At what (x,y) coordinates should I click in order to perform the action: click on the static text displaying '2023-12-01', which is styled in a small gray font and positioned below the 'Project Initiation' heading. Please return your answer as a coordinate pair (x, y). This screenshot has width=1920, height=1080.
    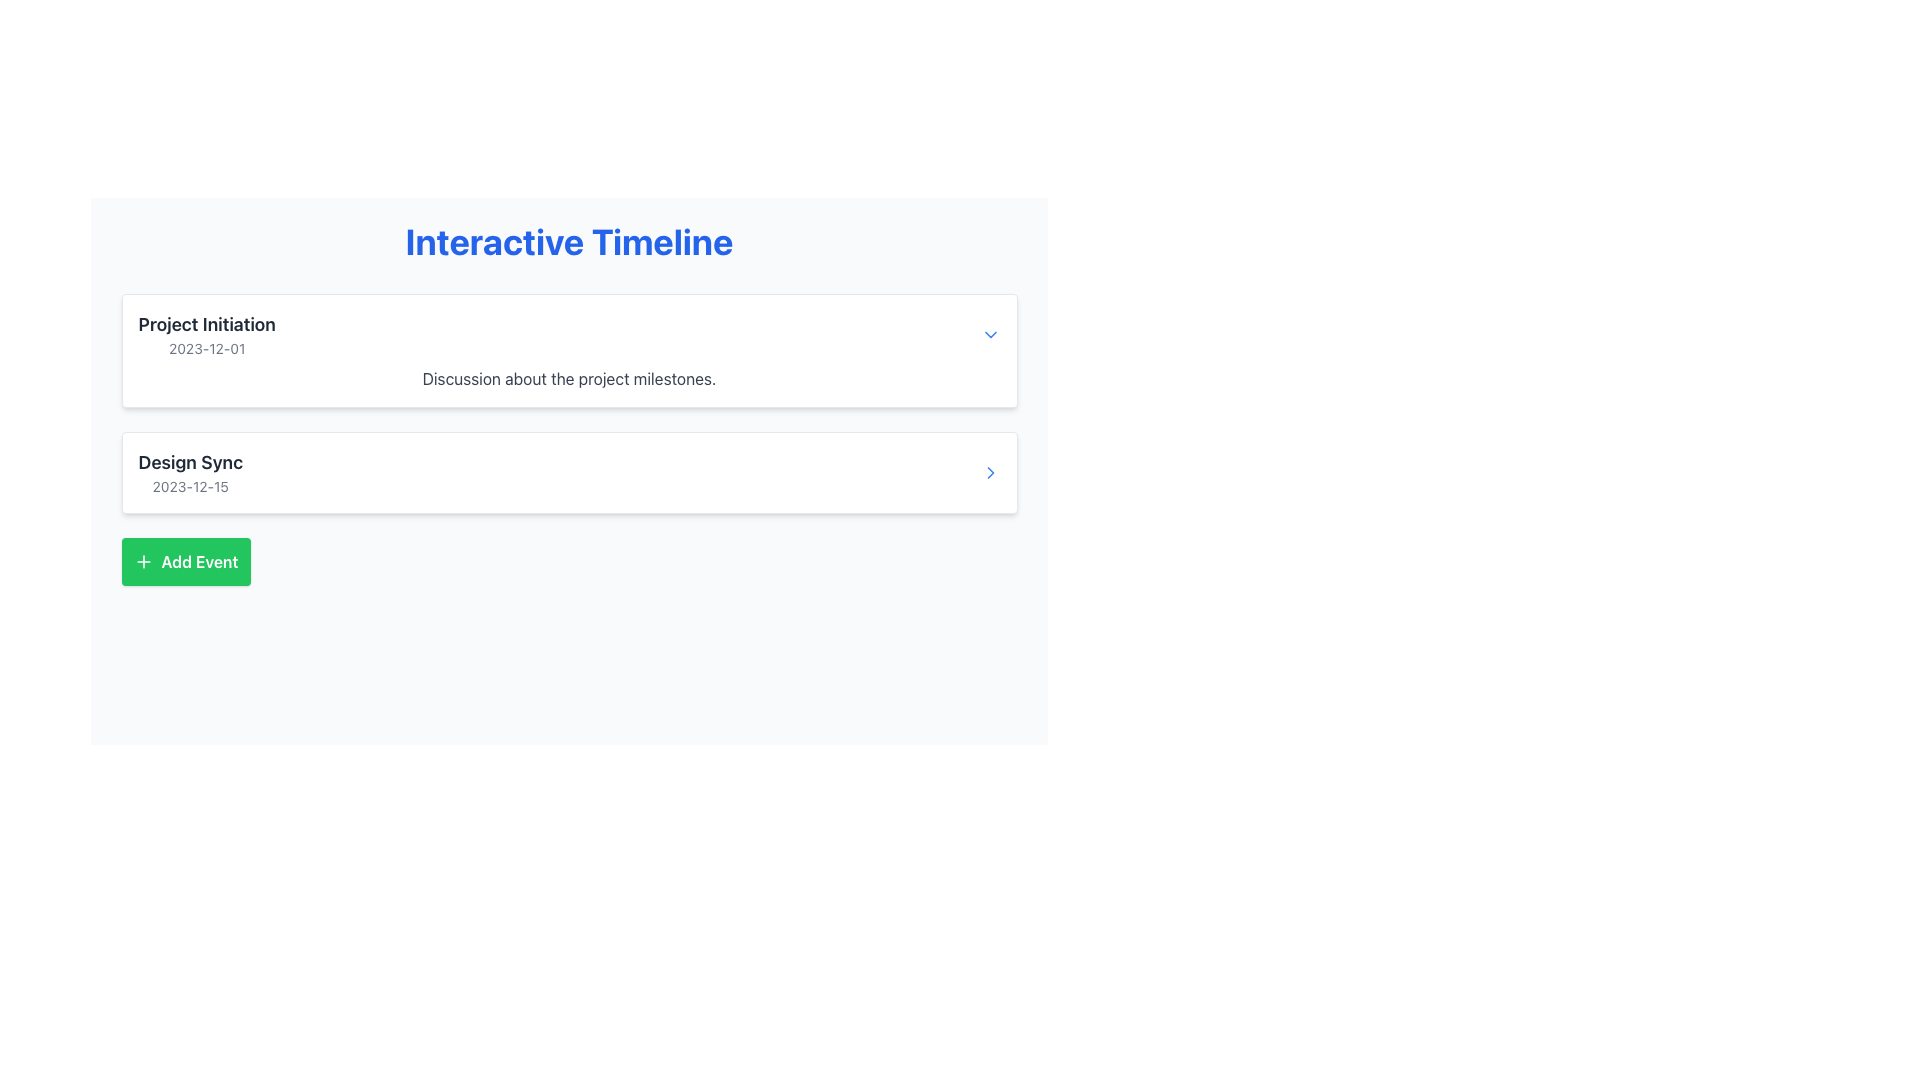
    Looking at the image, I should click on (207, 347).